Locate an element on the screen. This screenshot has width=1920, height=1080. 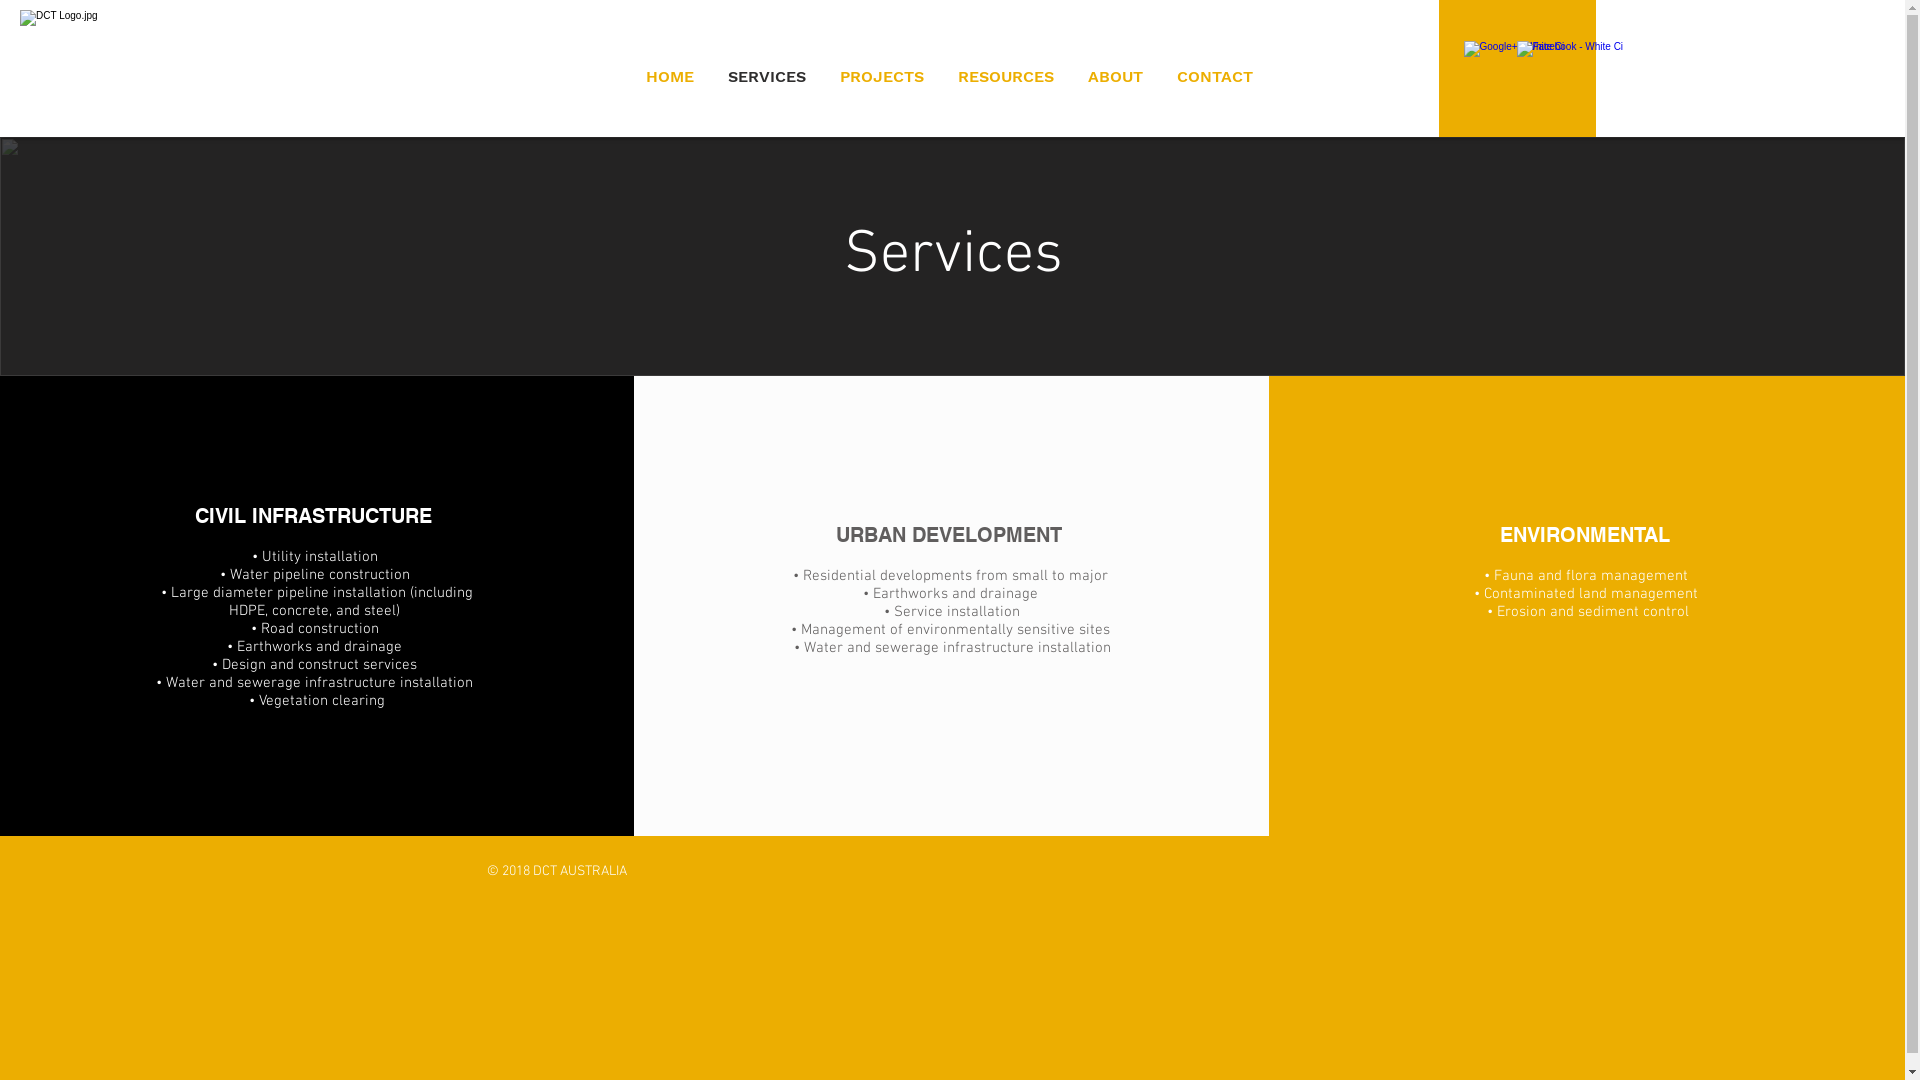
'RESOURCES' is located at coordinates (939, 75).